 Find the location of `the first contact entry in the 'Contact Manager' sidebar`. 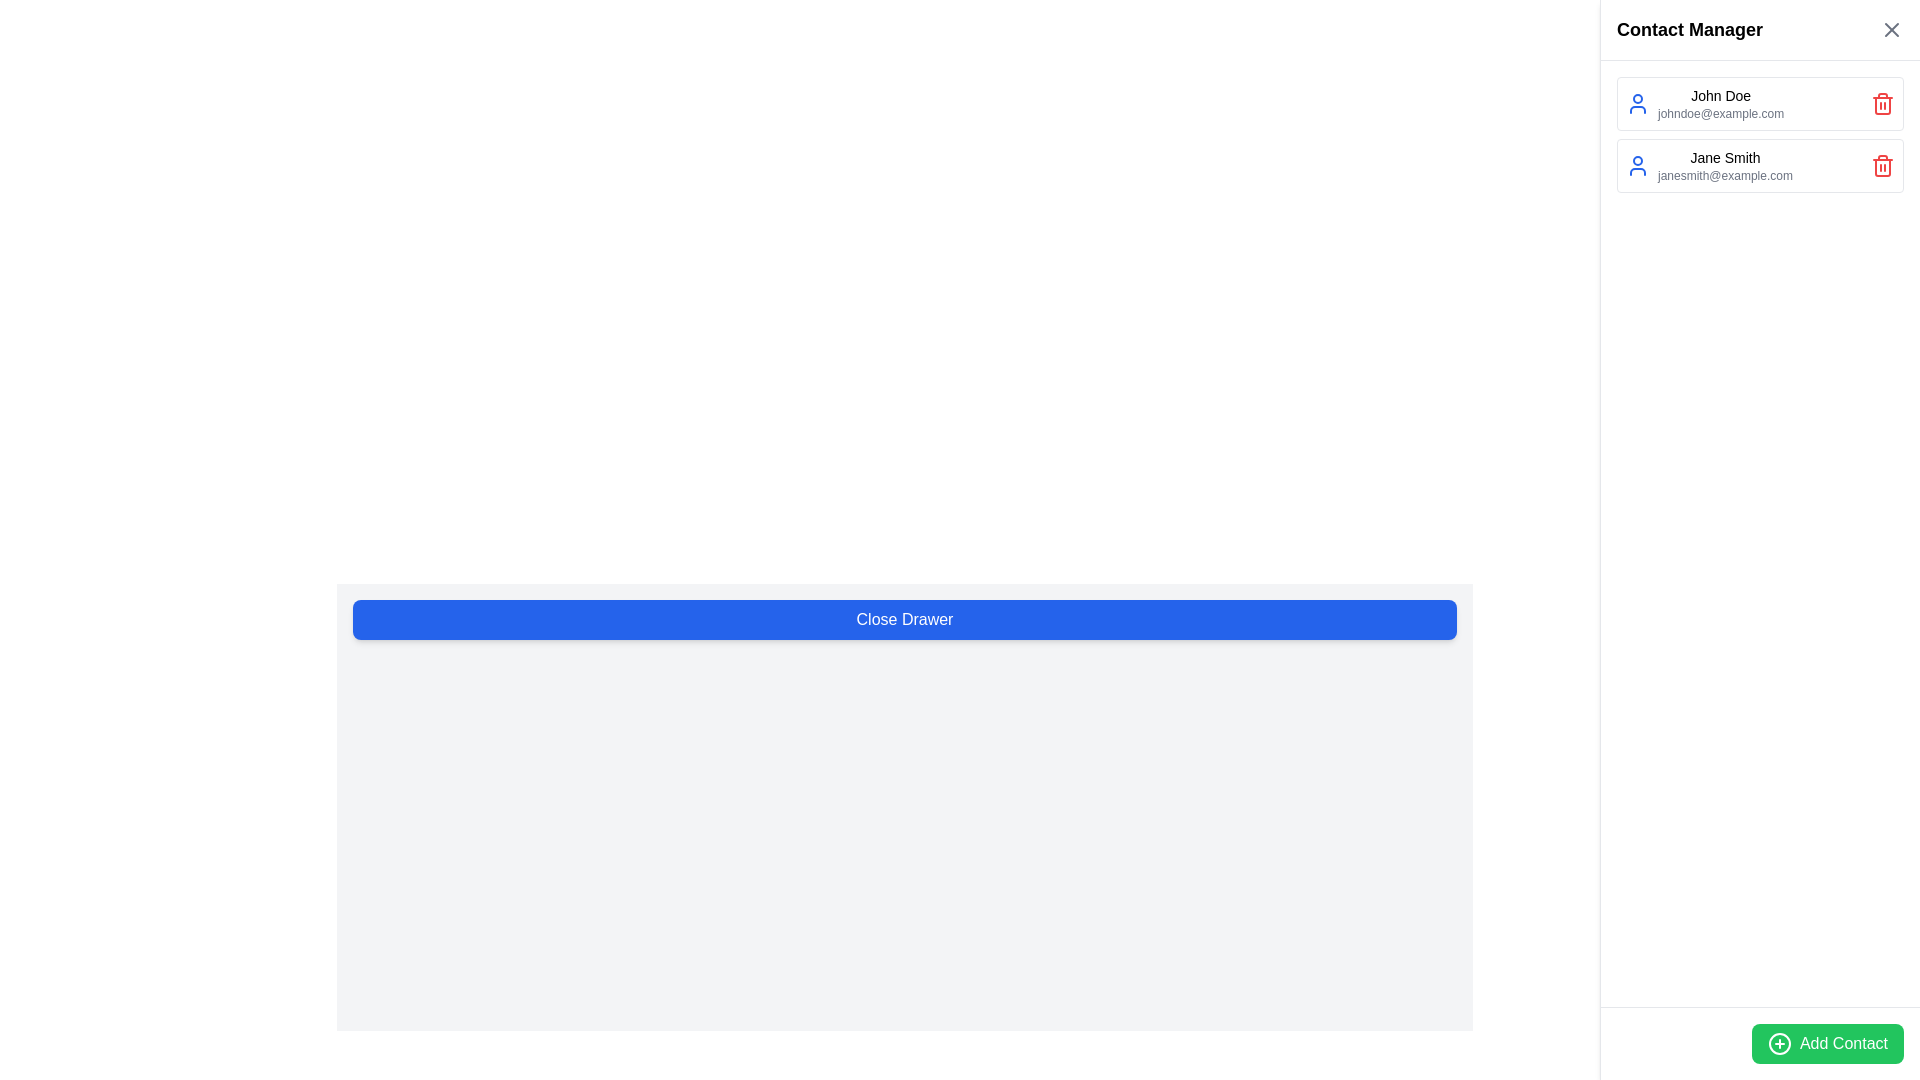

the first contact entry in the 'Contact Manager' sidebar is located at coordinates (1720, 104).